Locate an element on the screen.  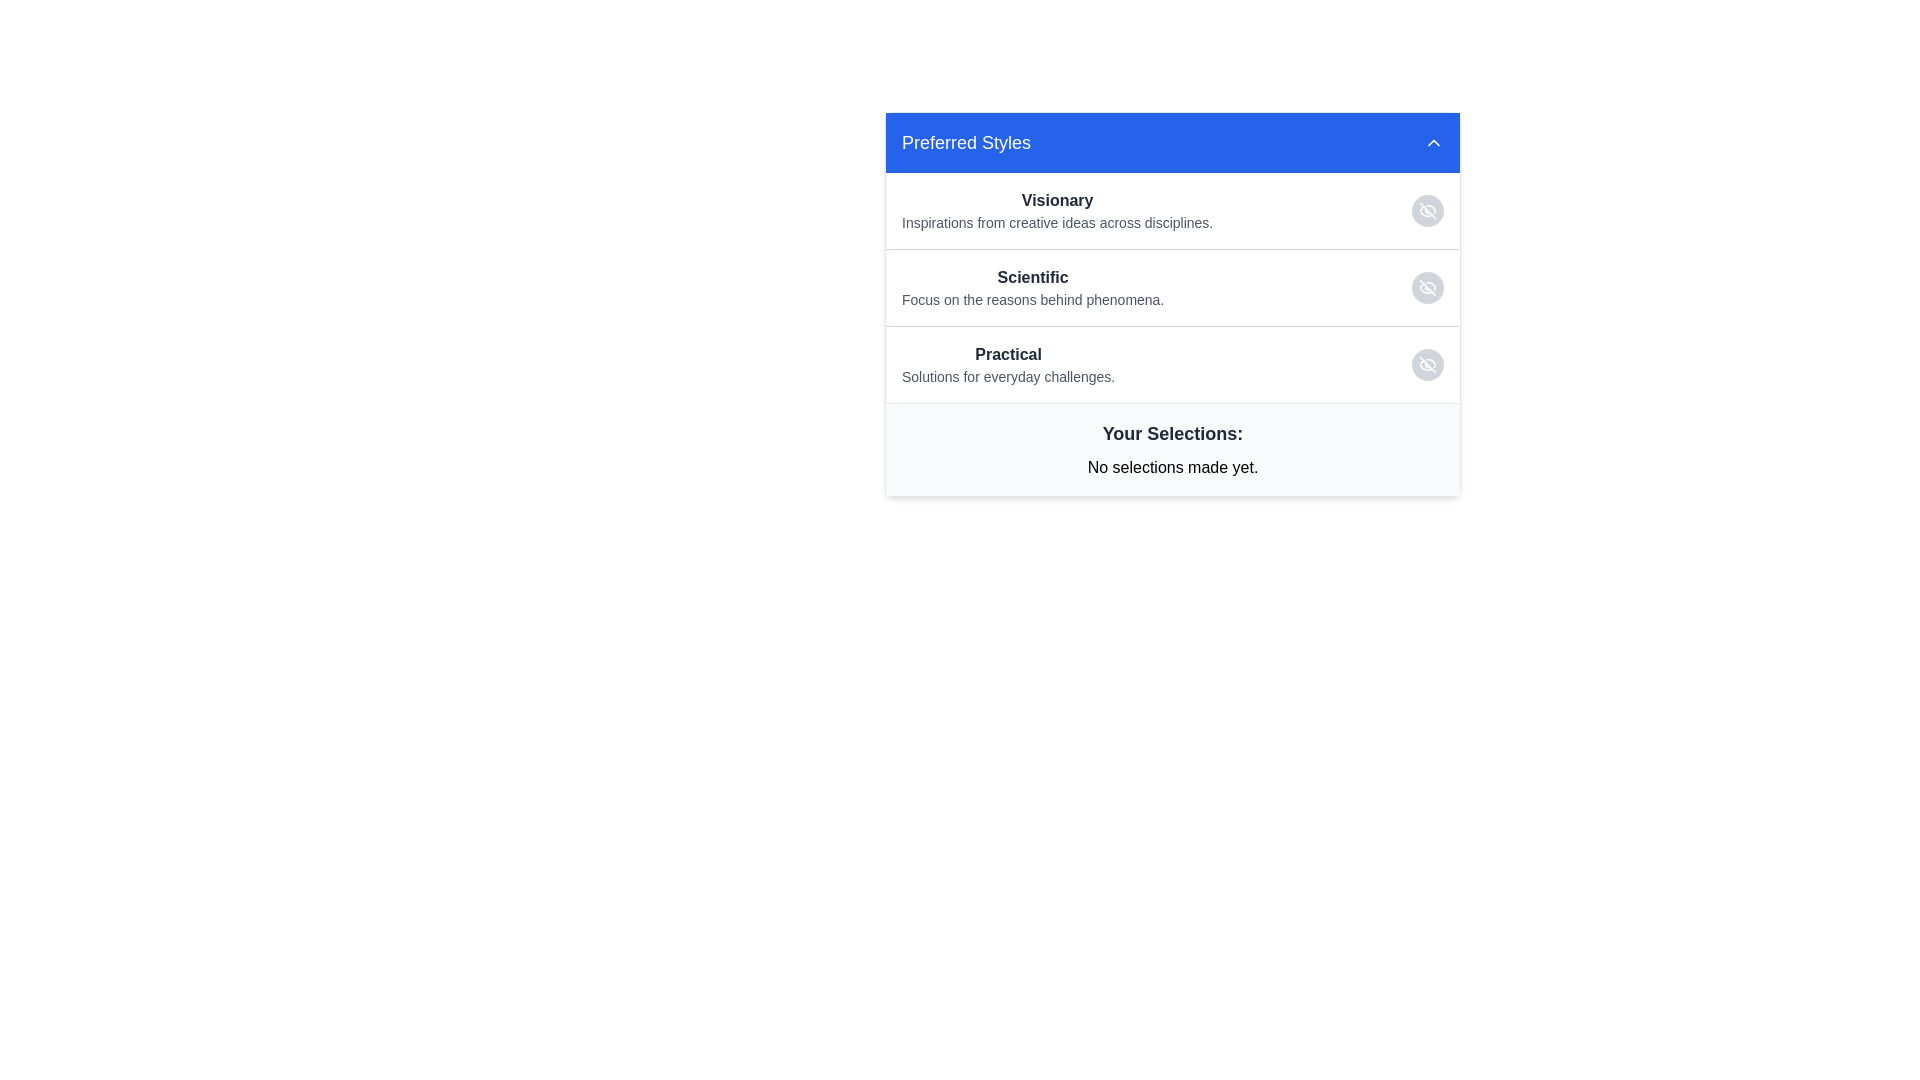
the circular visibility toggle button with a gray background and a white eye-like symbol is located at coordinates (1427, 365).